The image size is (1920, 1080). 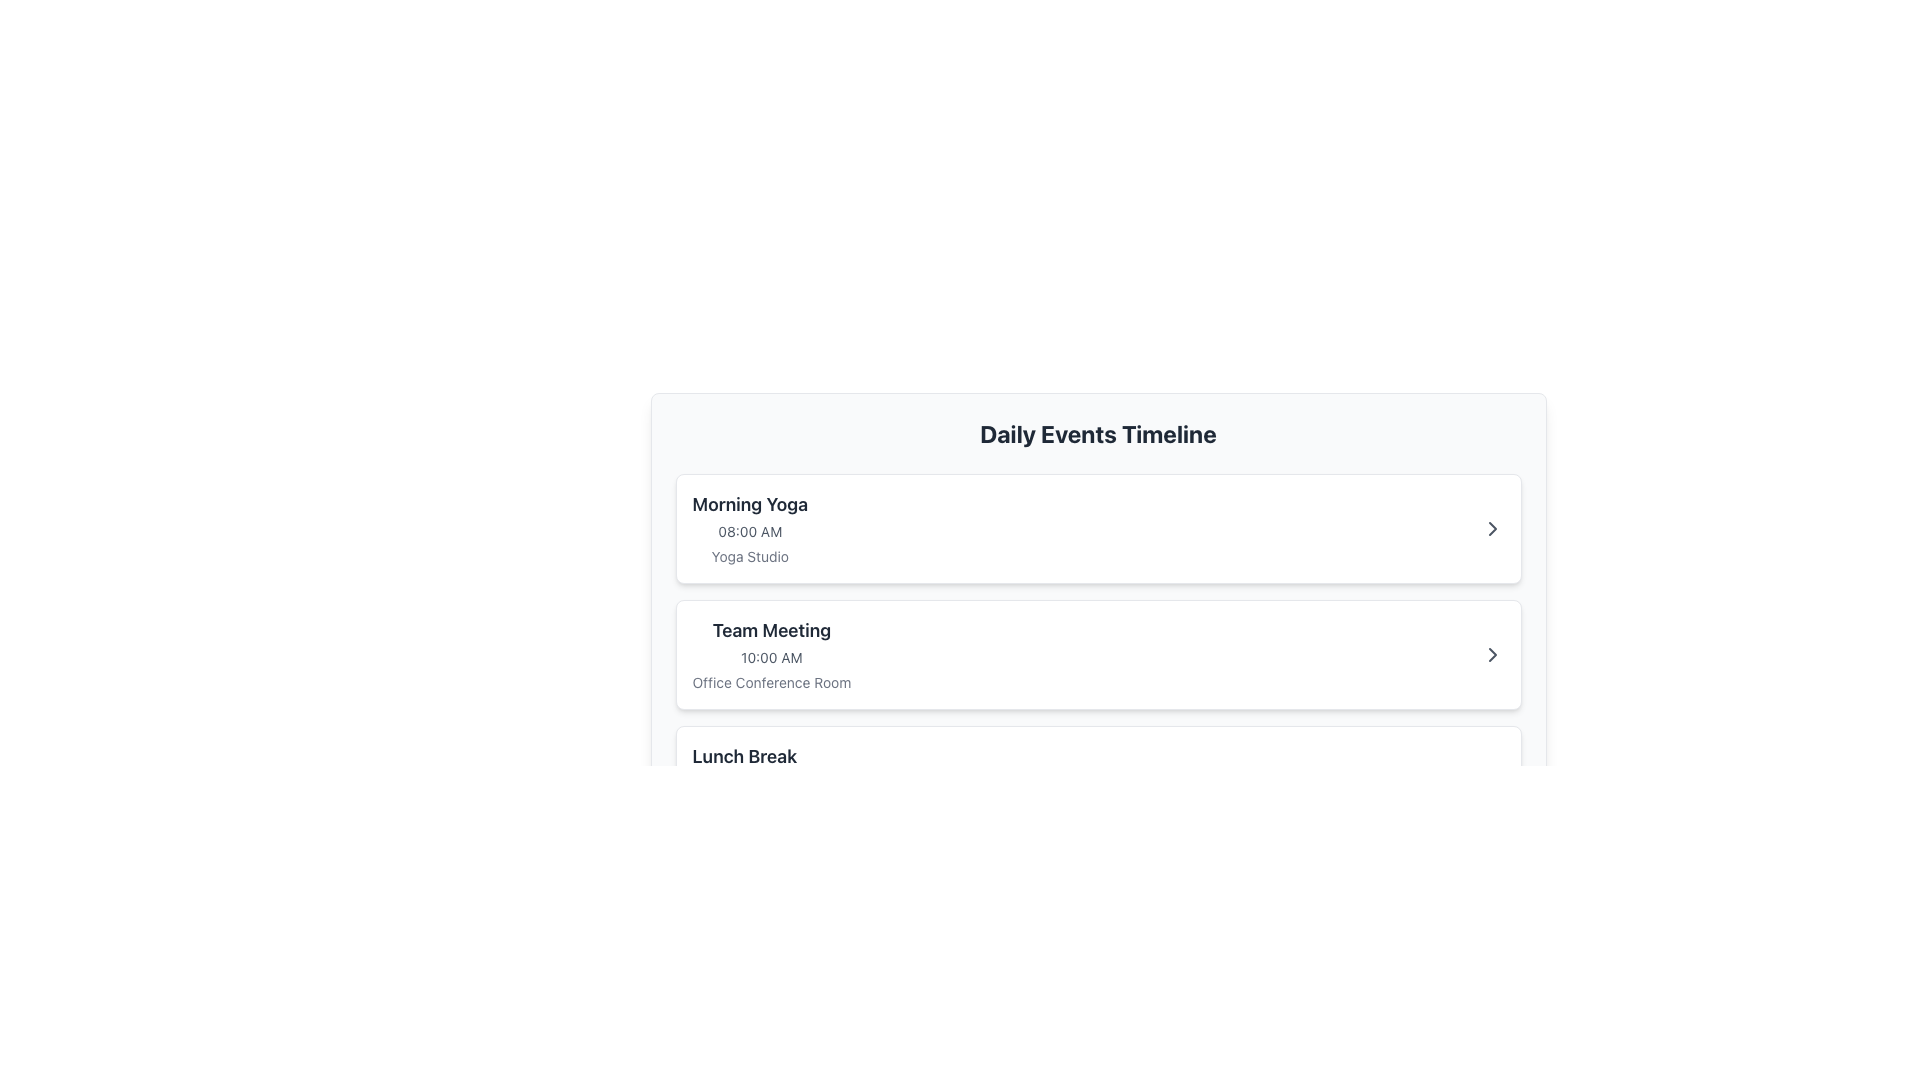 I want to click on the static text label displaying 'Office Conference Room' located within the 'Team Meeting' card in the 'Daily Events Timeline' panel, so click(x=770, y=681).